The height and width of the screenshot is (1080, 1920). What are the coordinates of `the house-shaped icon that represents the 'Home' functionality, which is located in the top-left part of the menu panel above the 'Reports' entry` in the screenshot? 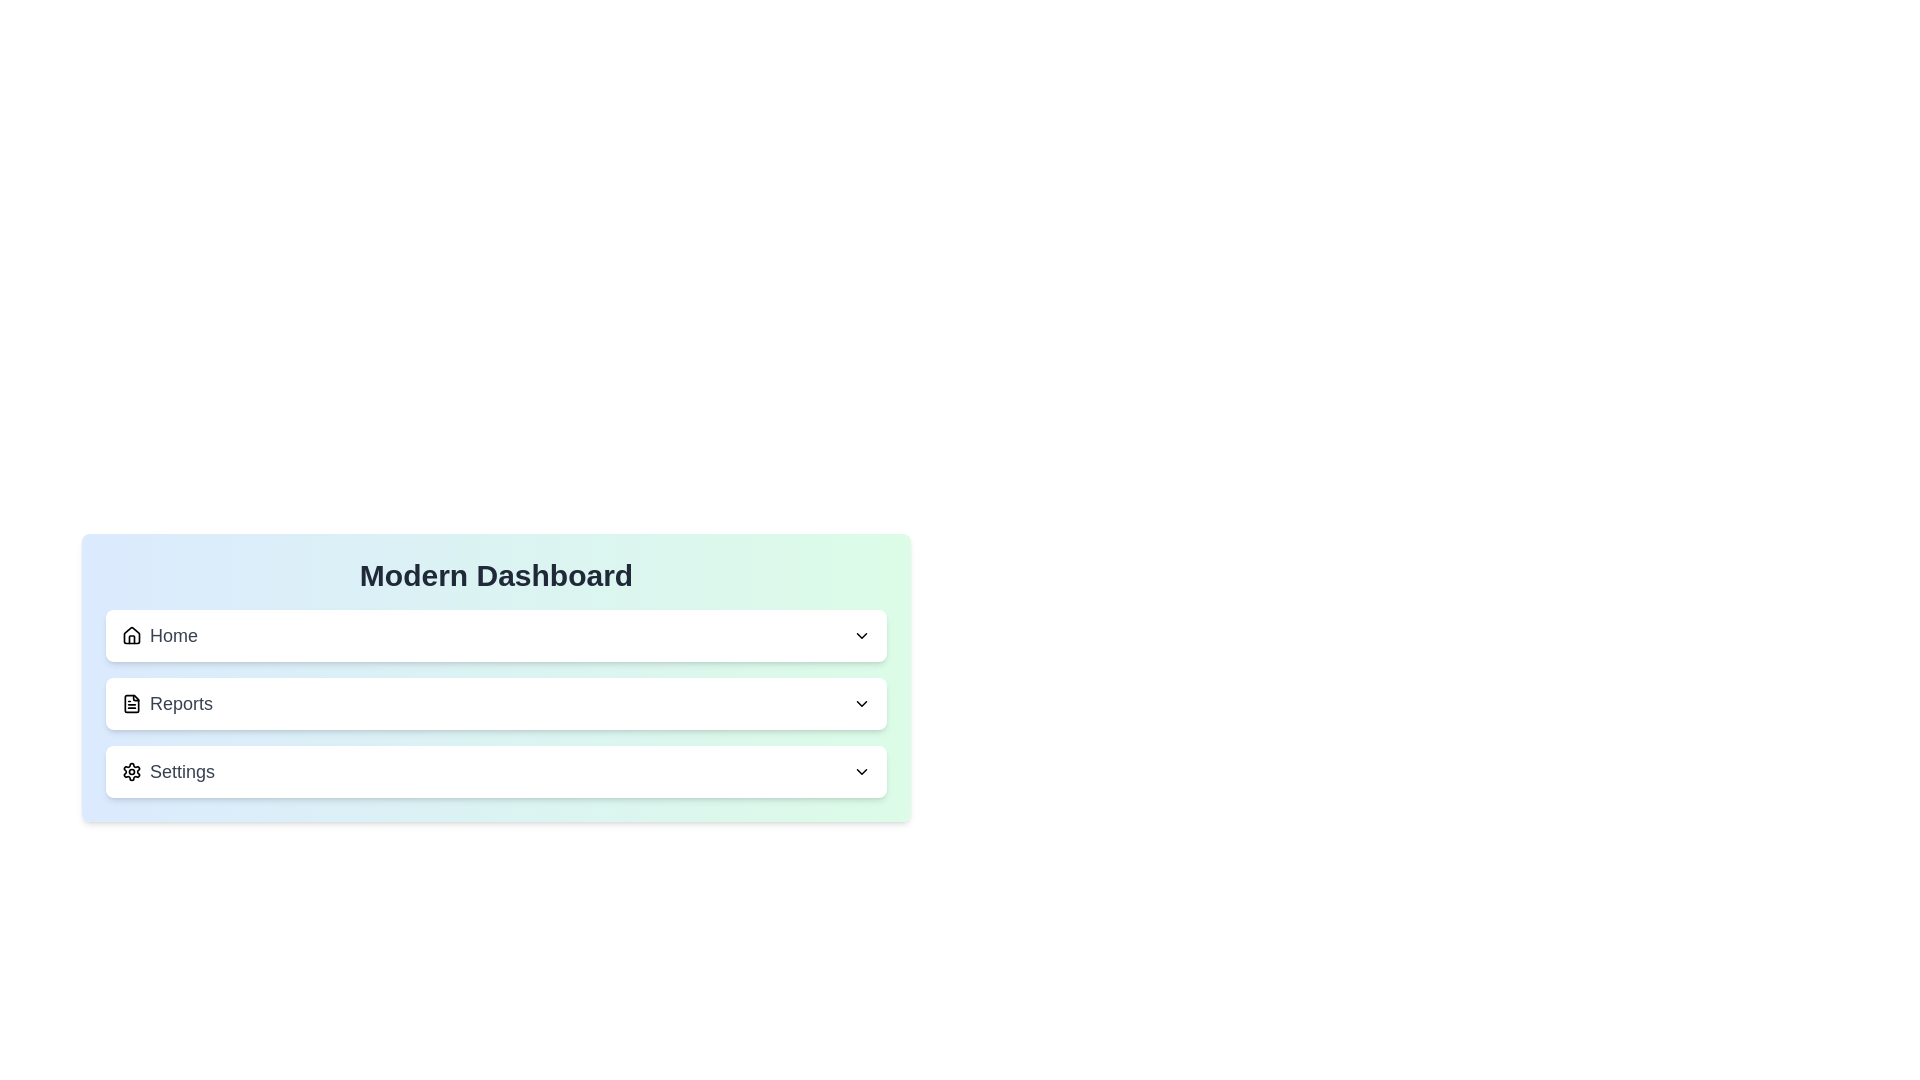 It's located at (131, 636).